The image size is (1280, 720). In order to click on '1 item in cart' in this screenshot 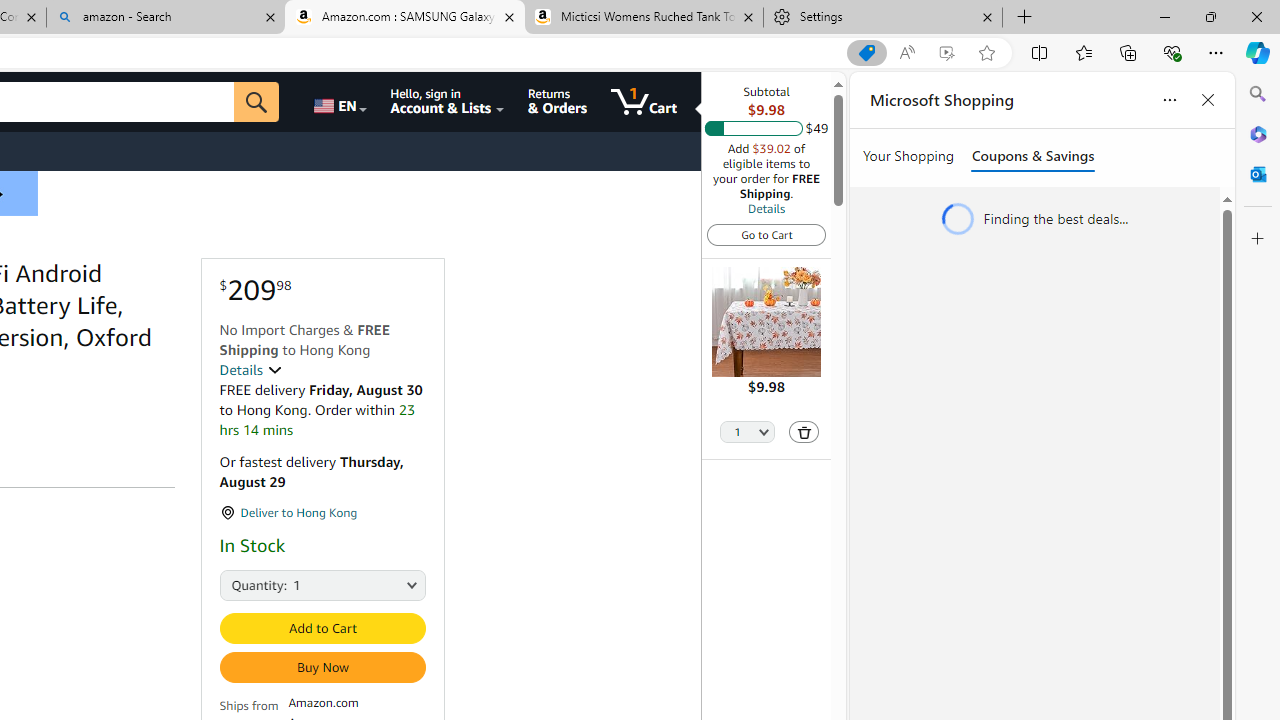, I will do `click(643, 101)`.